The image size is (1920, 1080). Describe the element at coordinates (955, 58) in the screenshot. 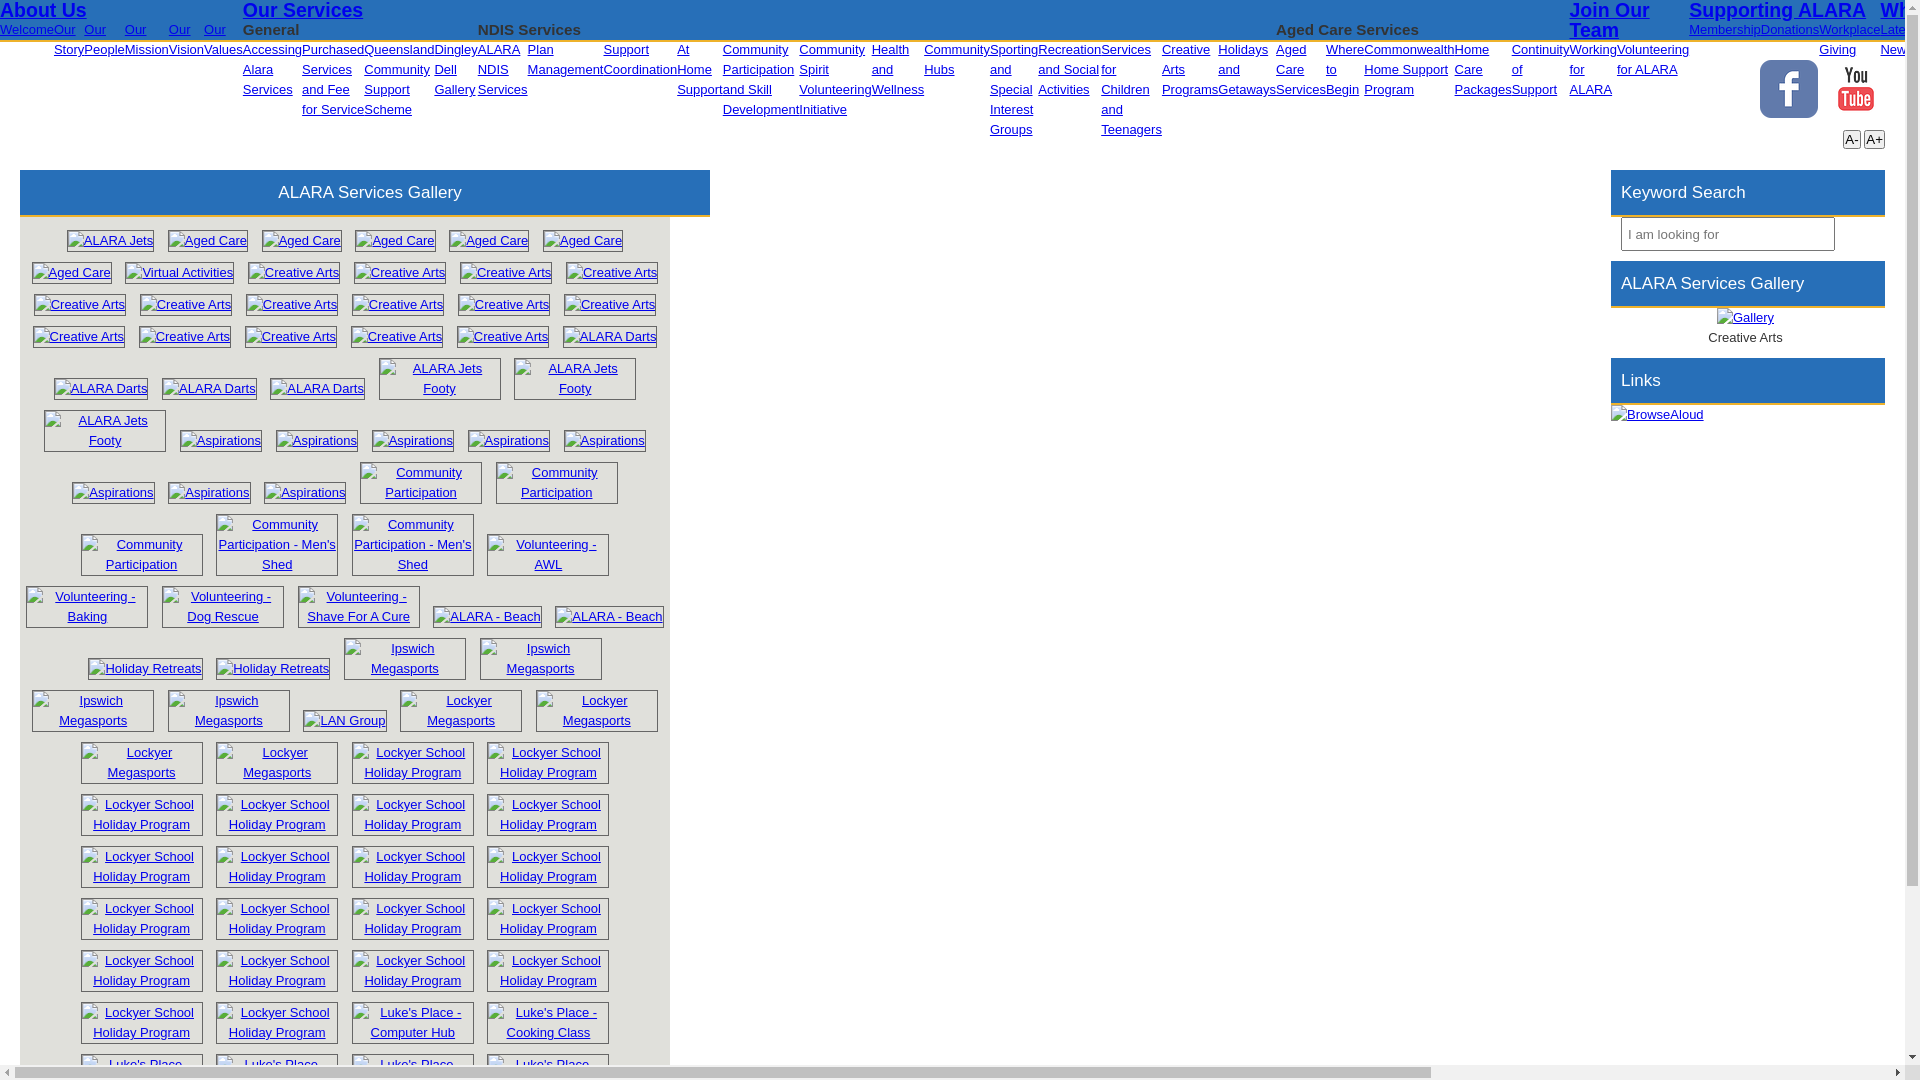

I see `'Community Hubs'` at that location.